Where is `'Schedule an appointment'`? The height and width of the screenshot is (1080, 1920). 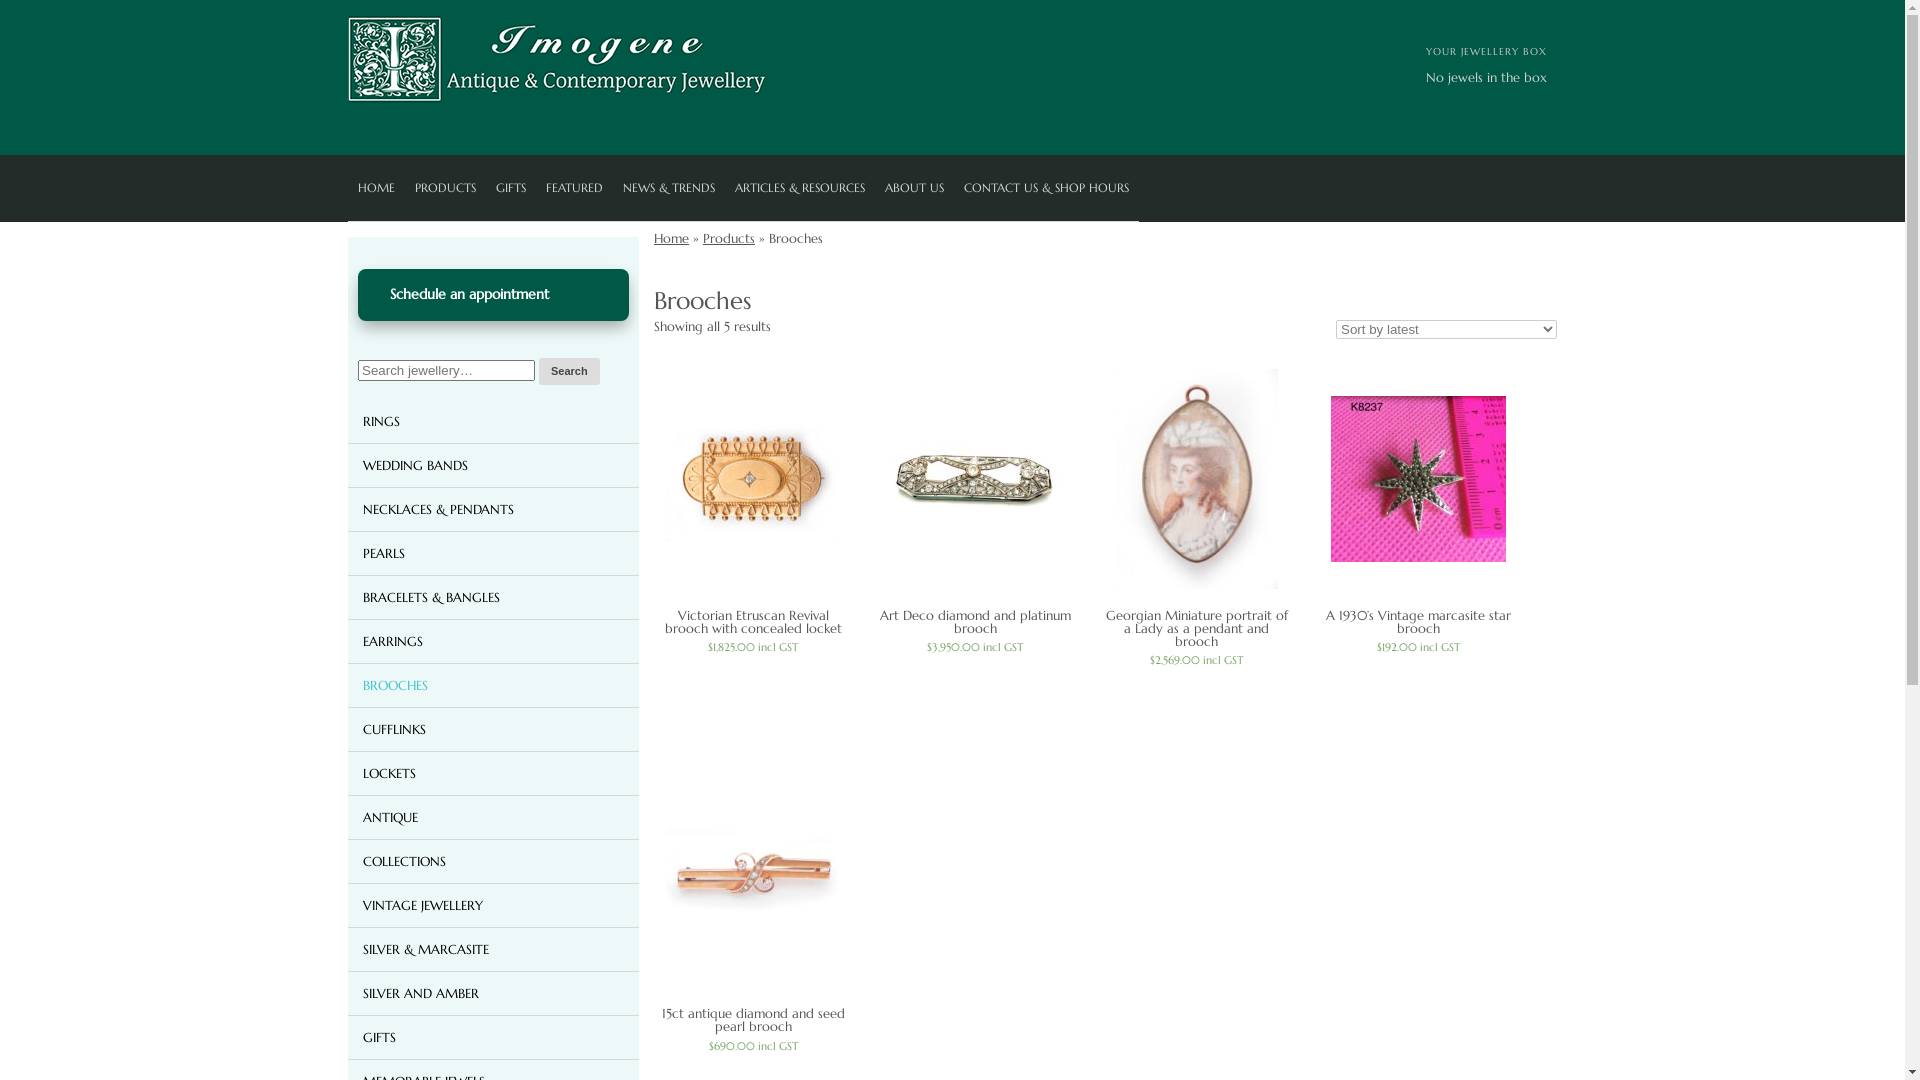 'Schedule an appointment' is located at coordinates (493, 294).